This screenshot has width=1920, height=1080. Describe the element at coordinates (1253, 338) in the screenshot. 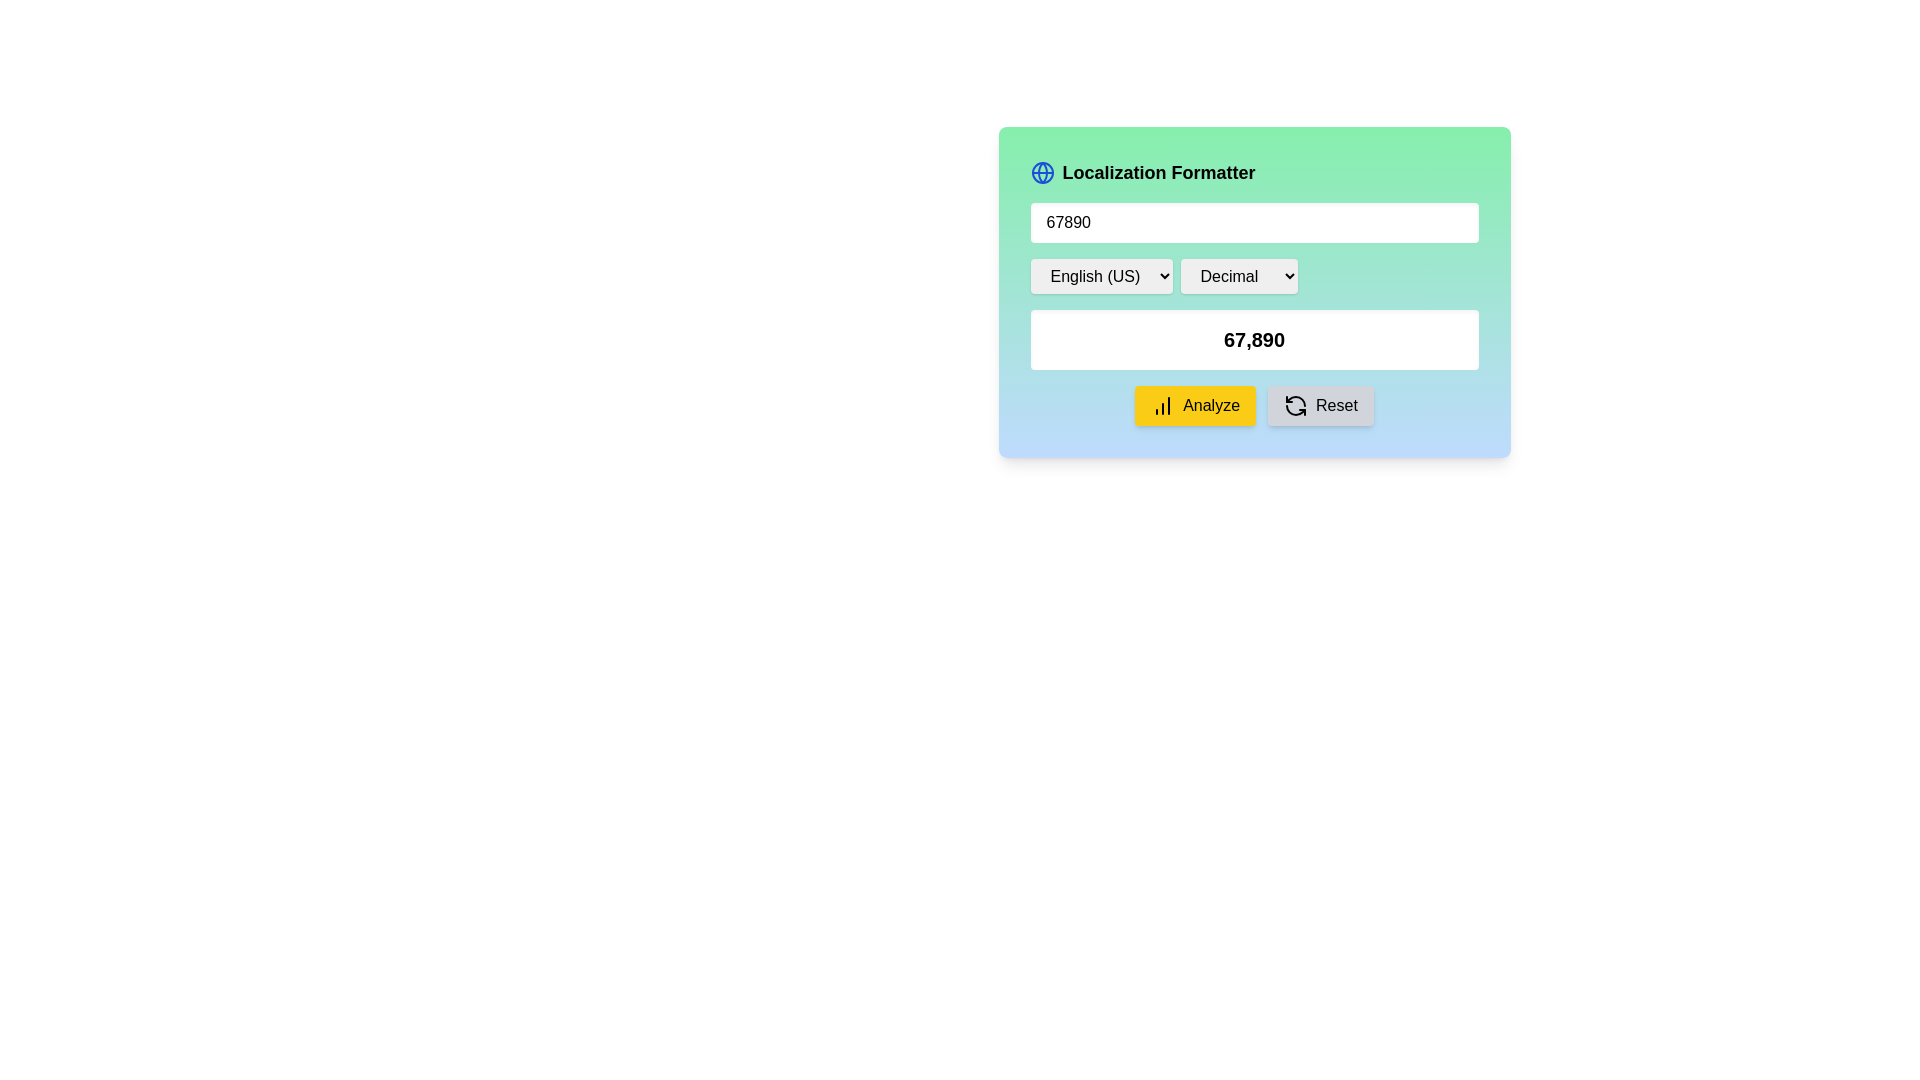

I see `the static text label that displays a numerical value, located in the center of the interface on a white background` at that location.